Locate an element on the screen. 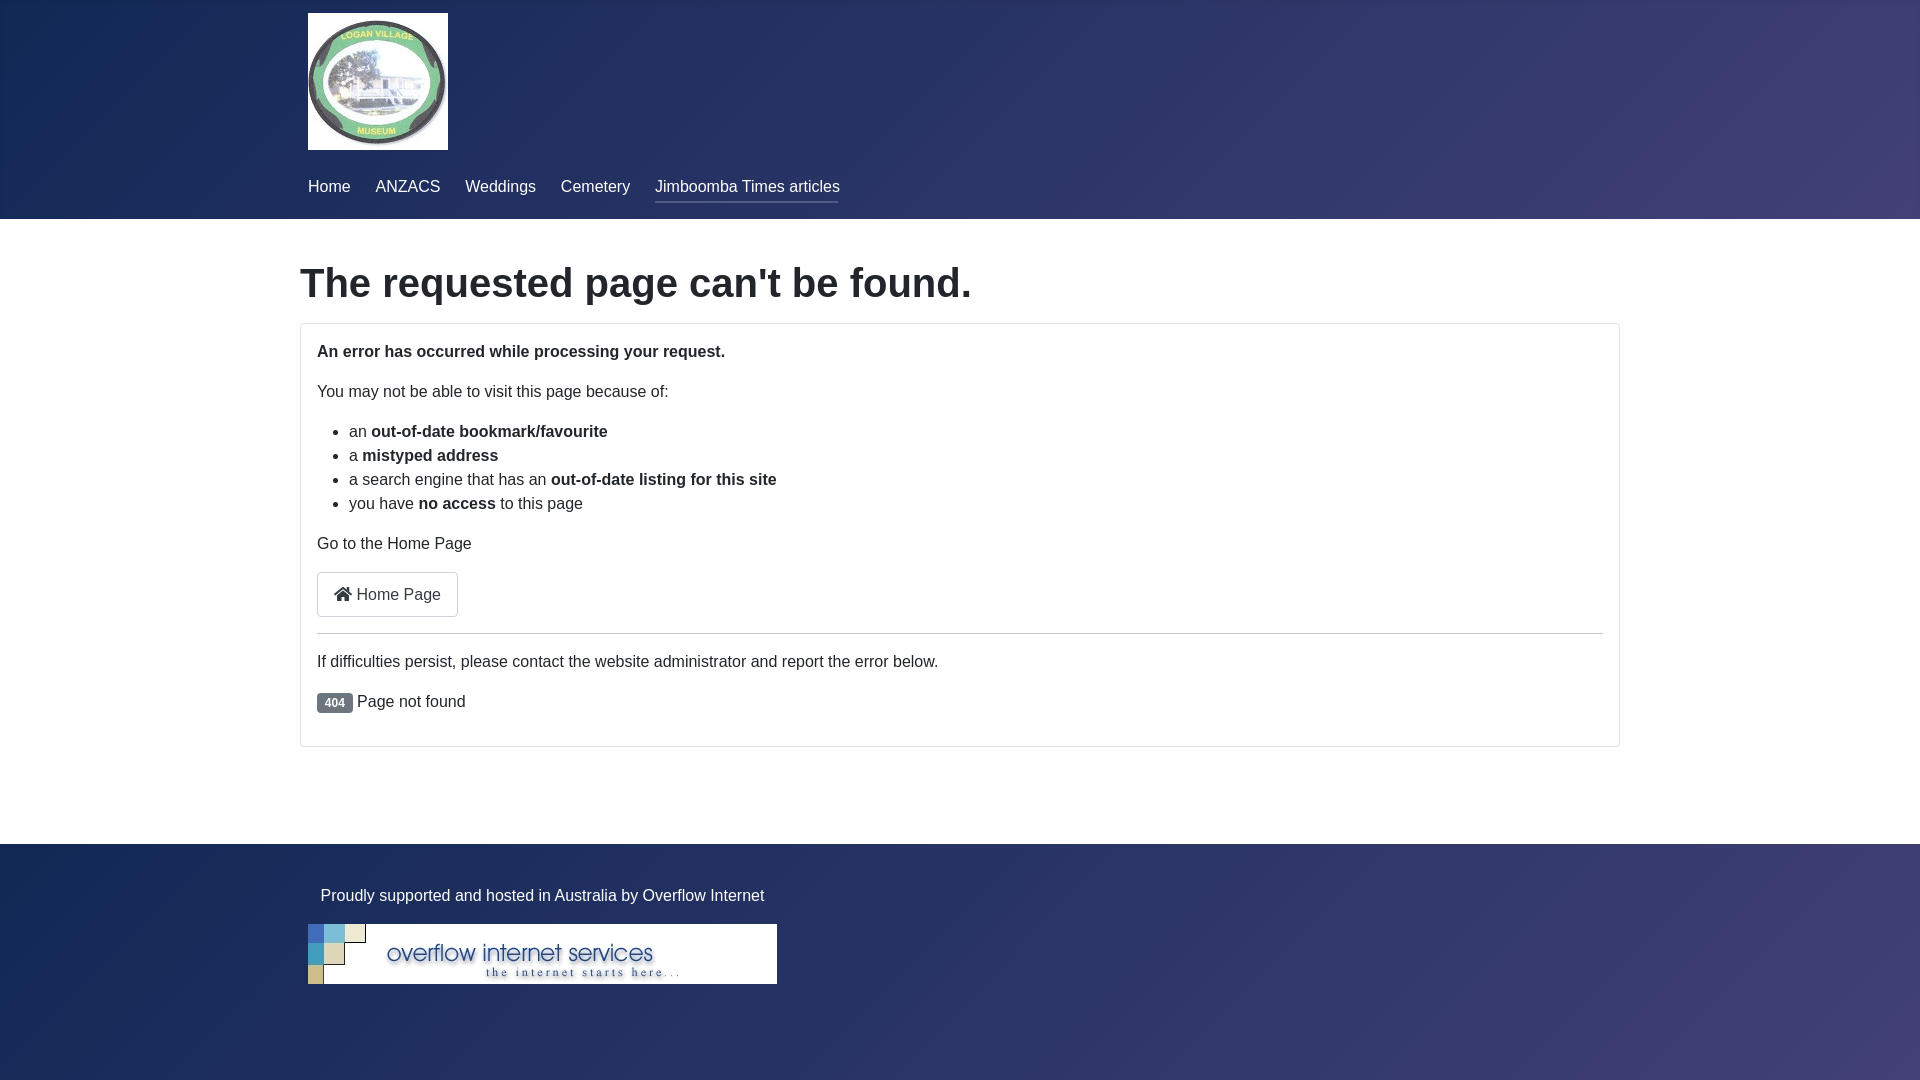  'Weddings' is located at coordinates (500, 186).